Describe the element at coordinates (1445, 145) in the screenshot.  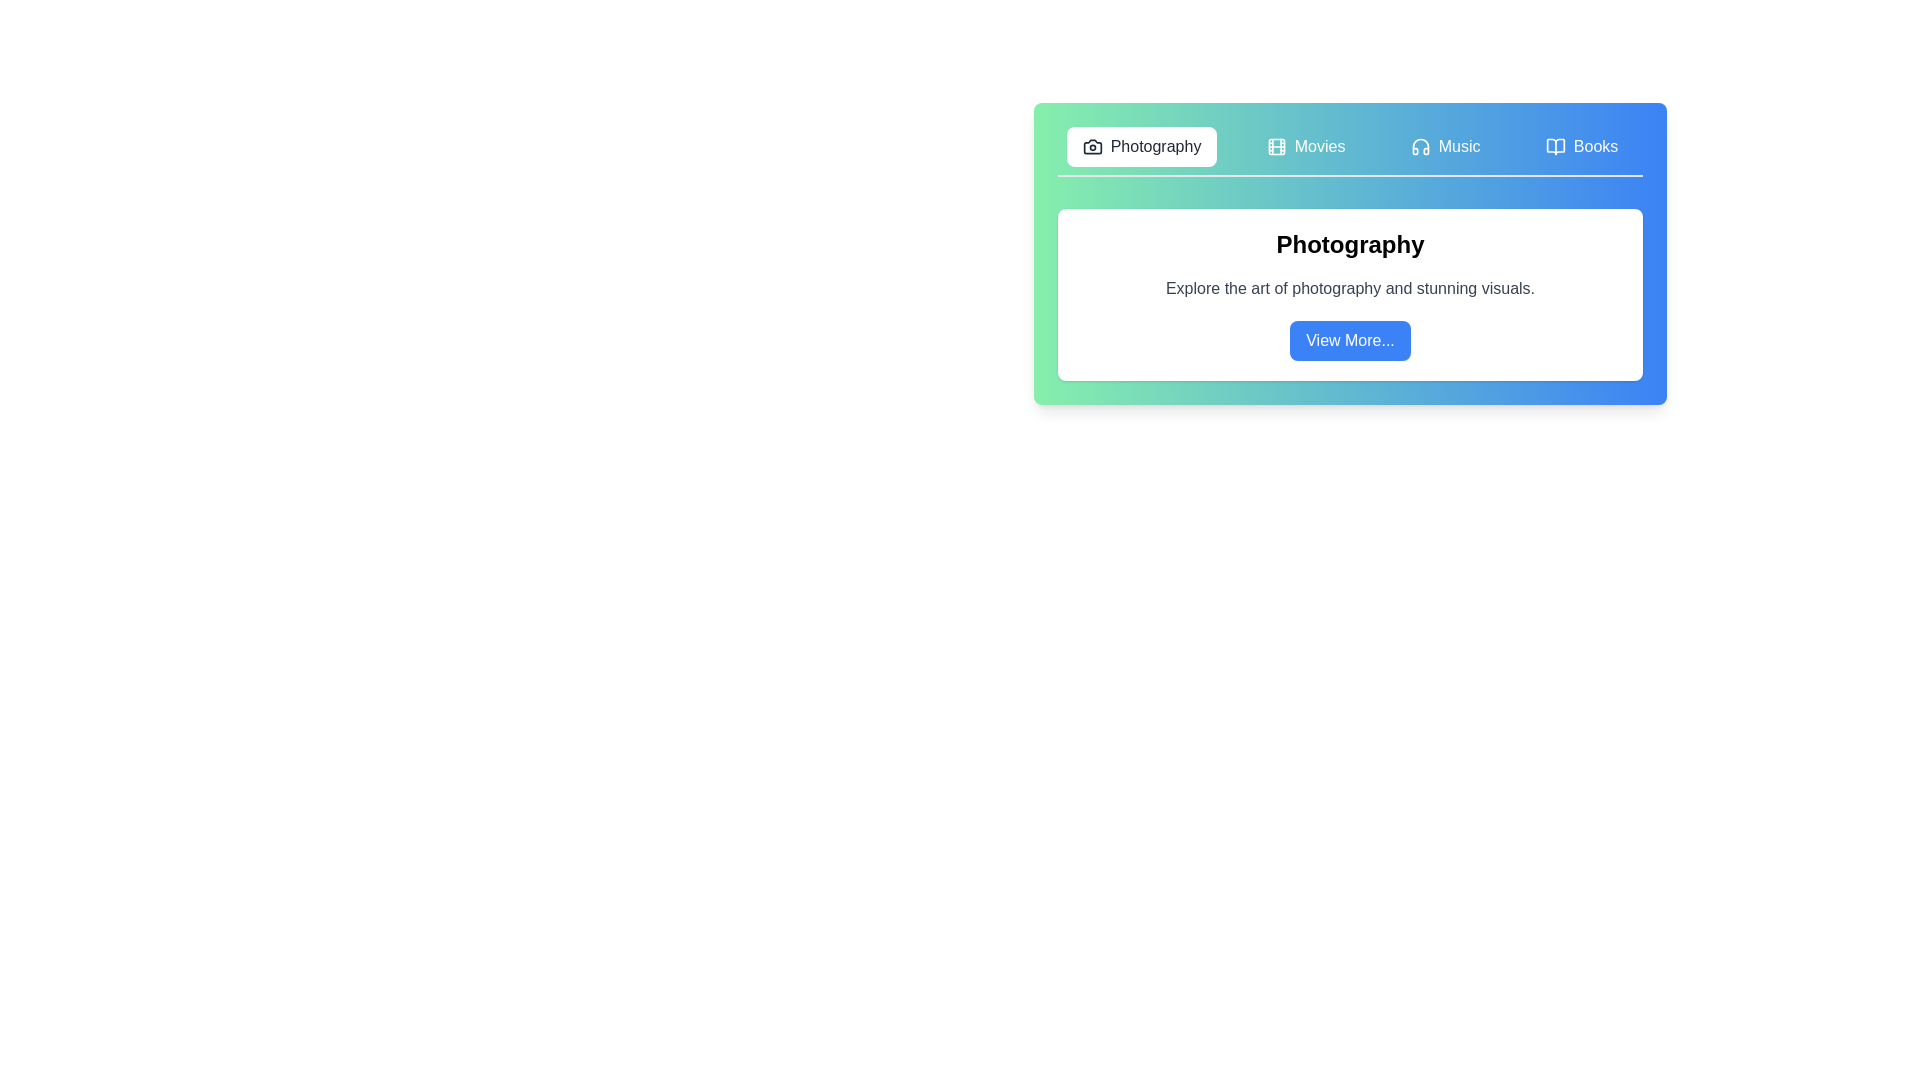
I see `the Music tab to view its content` at that location.